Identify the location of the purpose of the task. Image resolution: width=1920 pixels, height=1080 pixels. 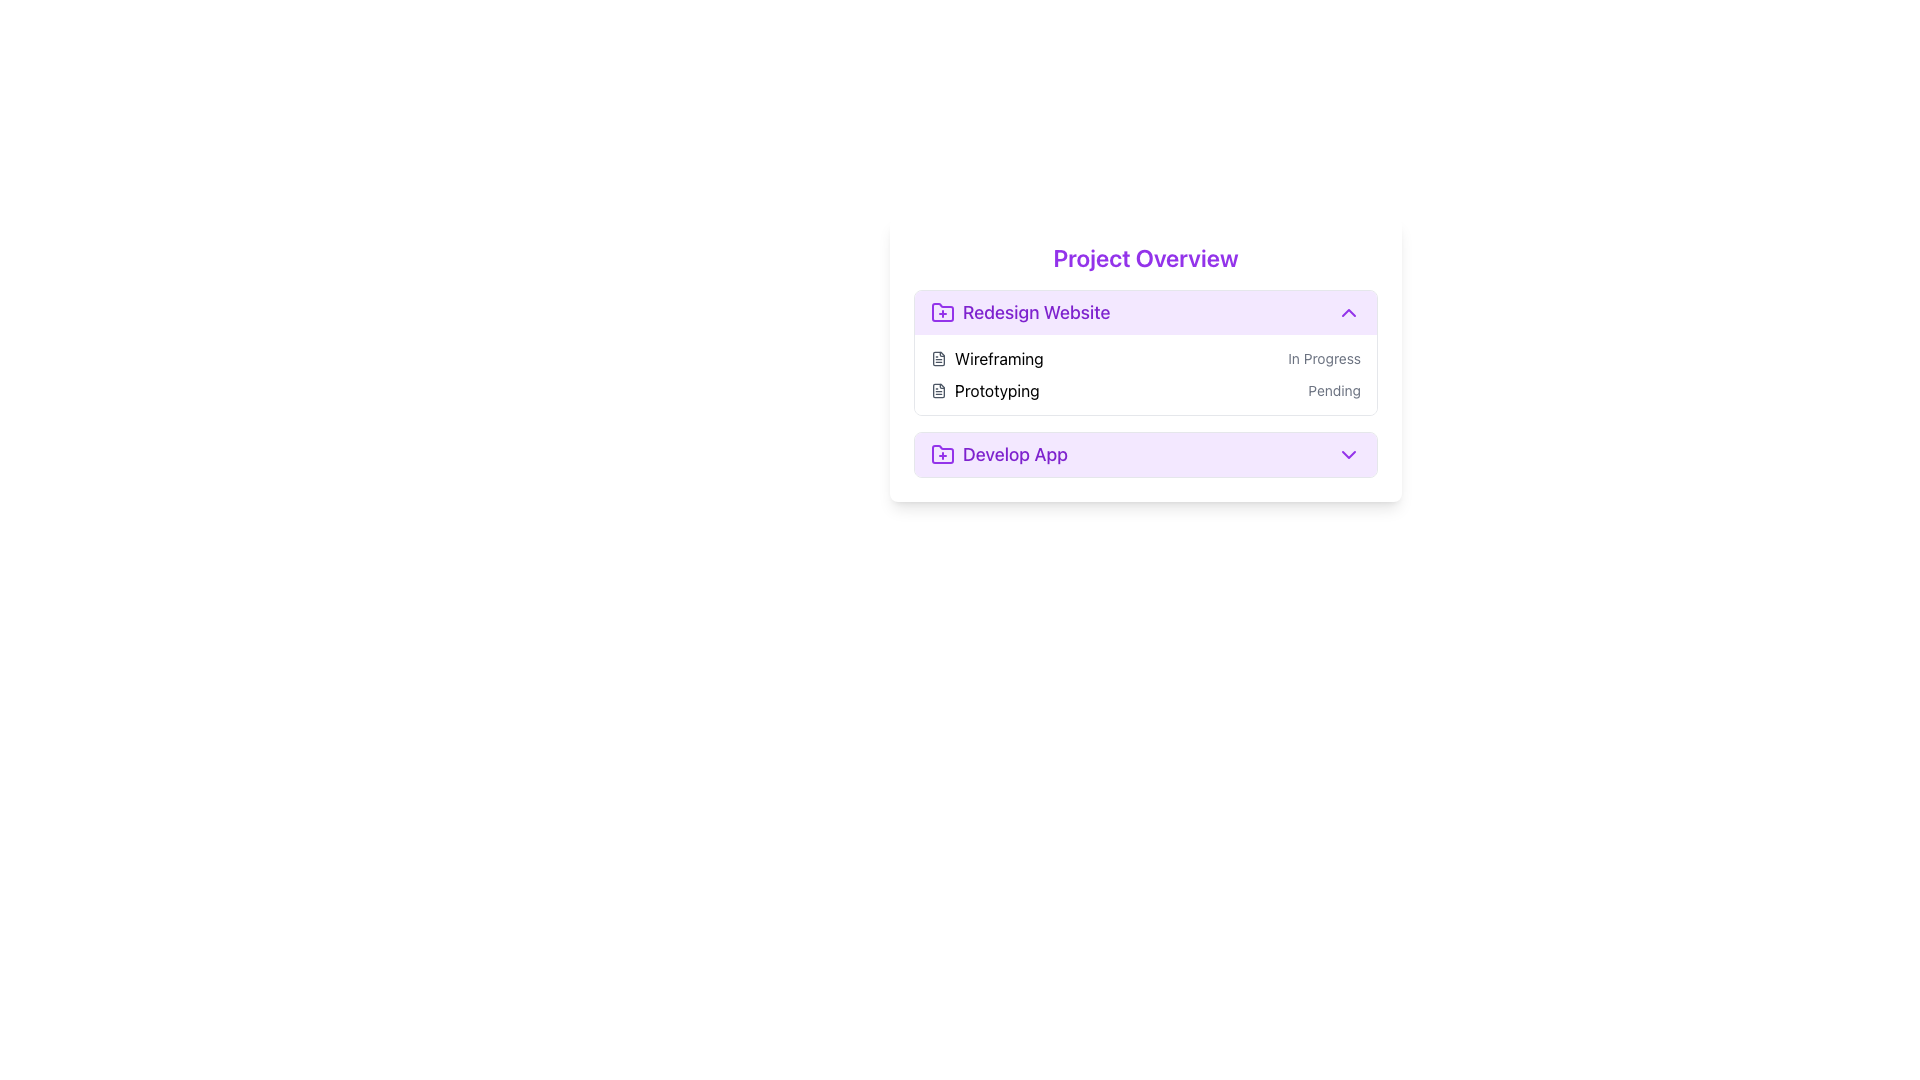
(938, 357).